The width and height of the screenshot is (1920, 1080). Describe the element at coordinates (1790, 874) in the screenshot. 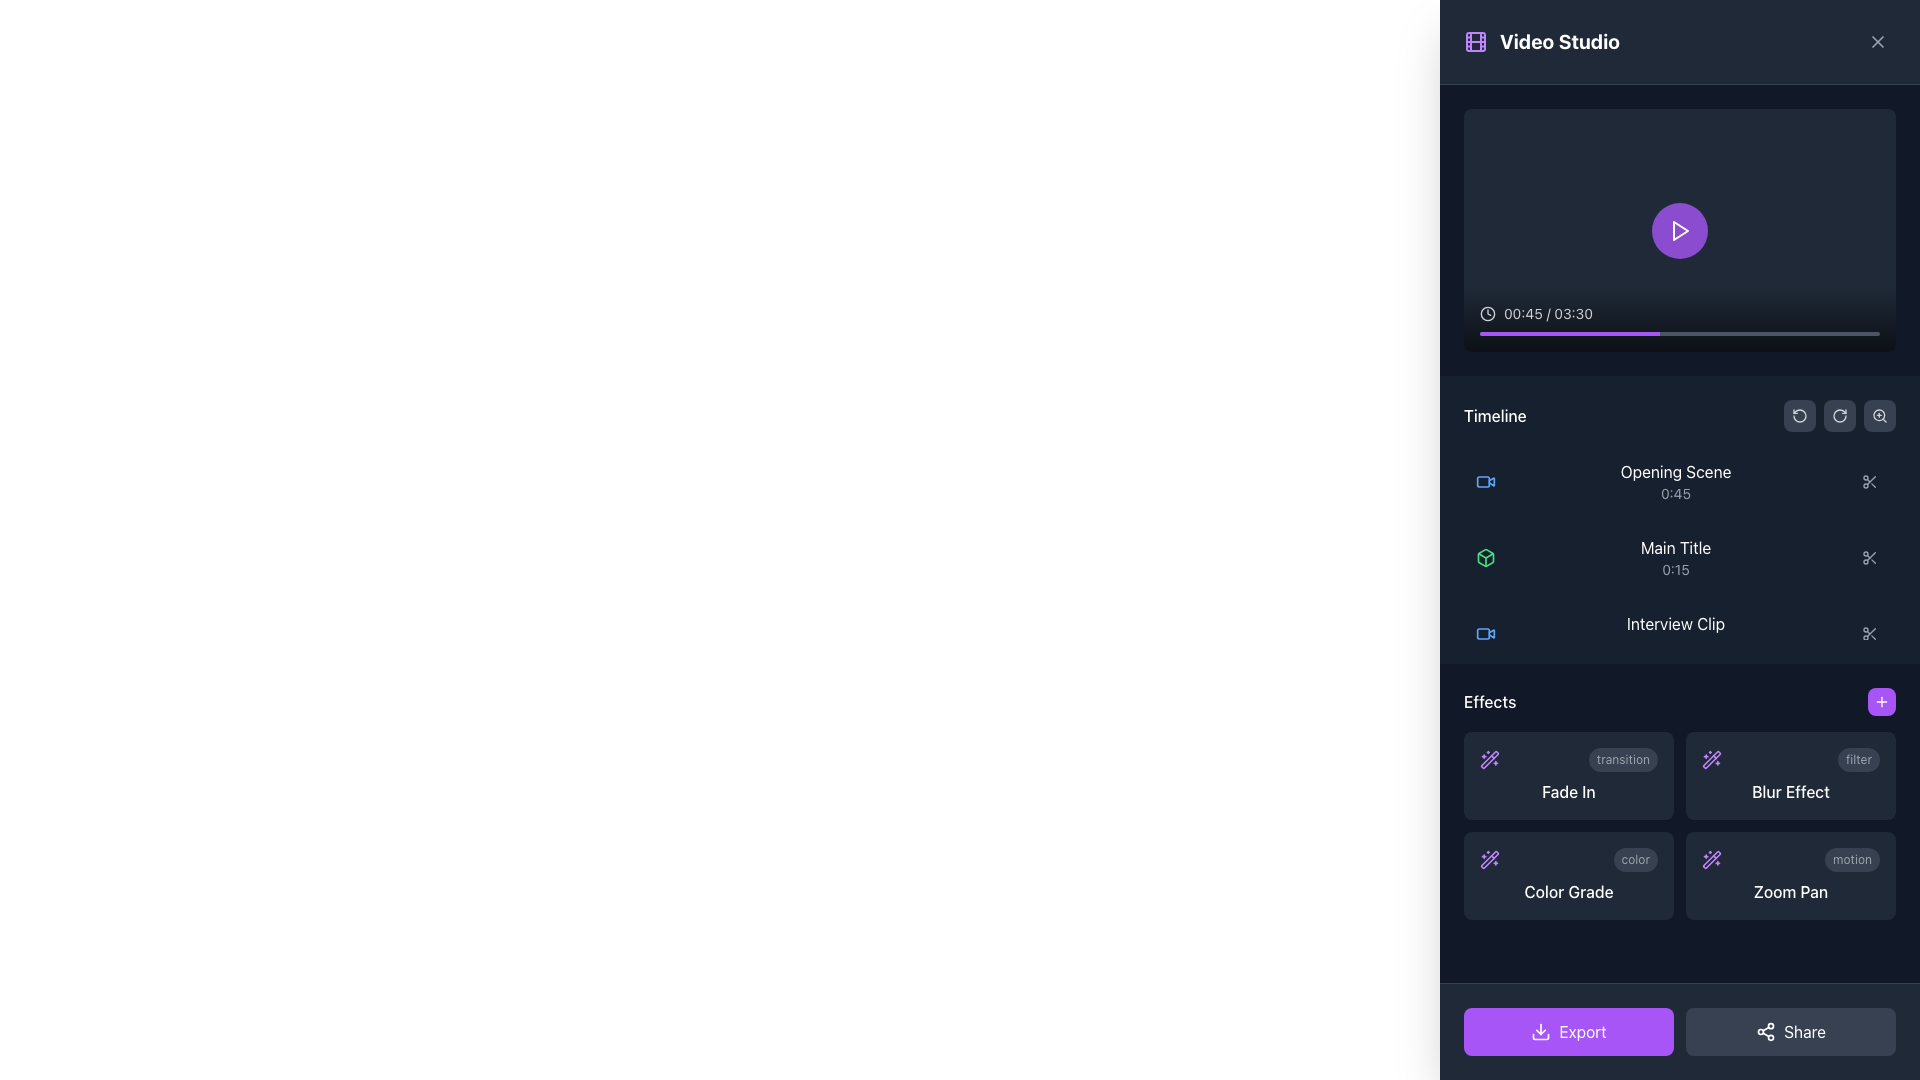

I see `the 'Zoom Pan' button with a dark gray background and a small purple sparkles icon, located` at that location.